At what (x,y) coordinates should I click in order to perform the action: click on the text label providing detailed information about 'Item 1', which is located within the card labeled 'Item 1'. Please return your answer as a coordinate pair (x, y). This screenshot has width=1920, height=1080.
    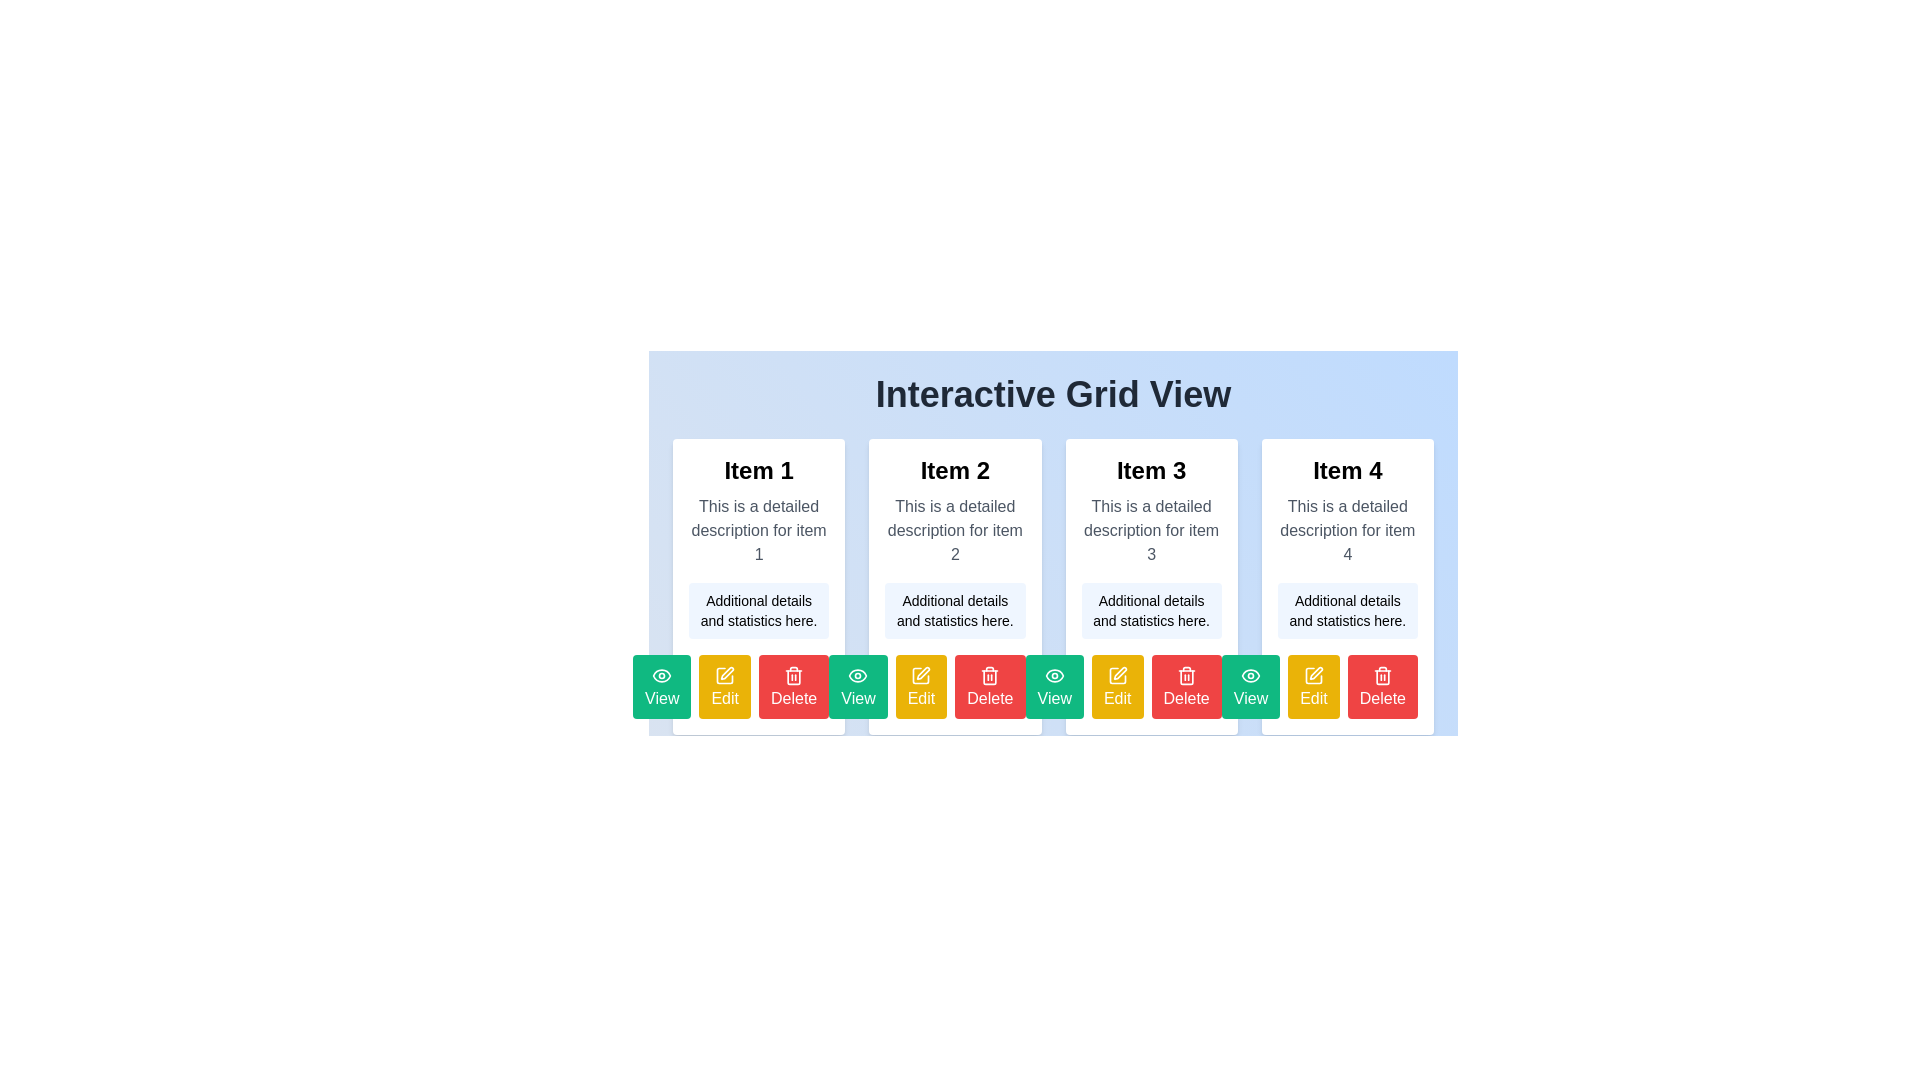
    Looking at the image, I should click on (758, 530).